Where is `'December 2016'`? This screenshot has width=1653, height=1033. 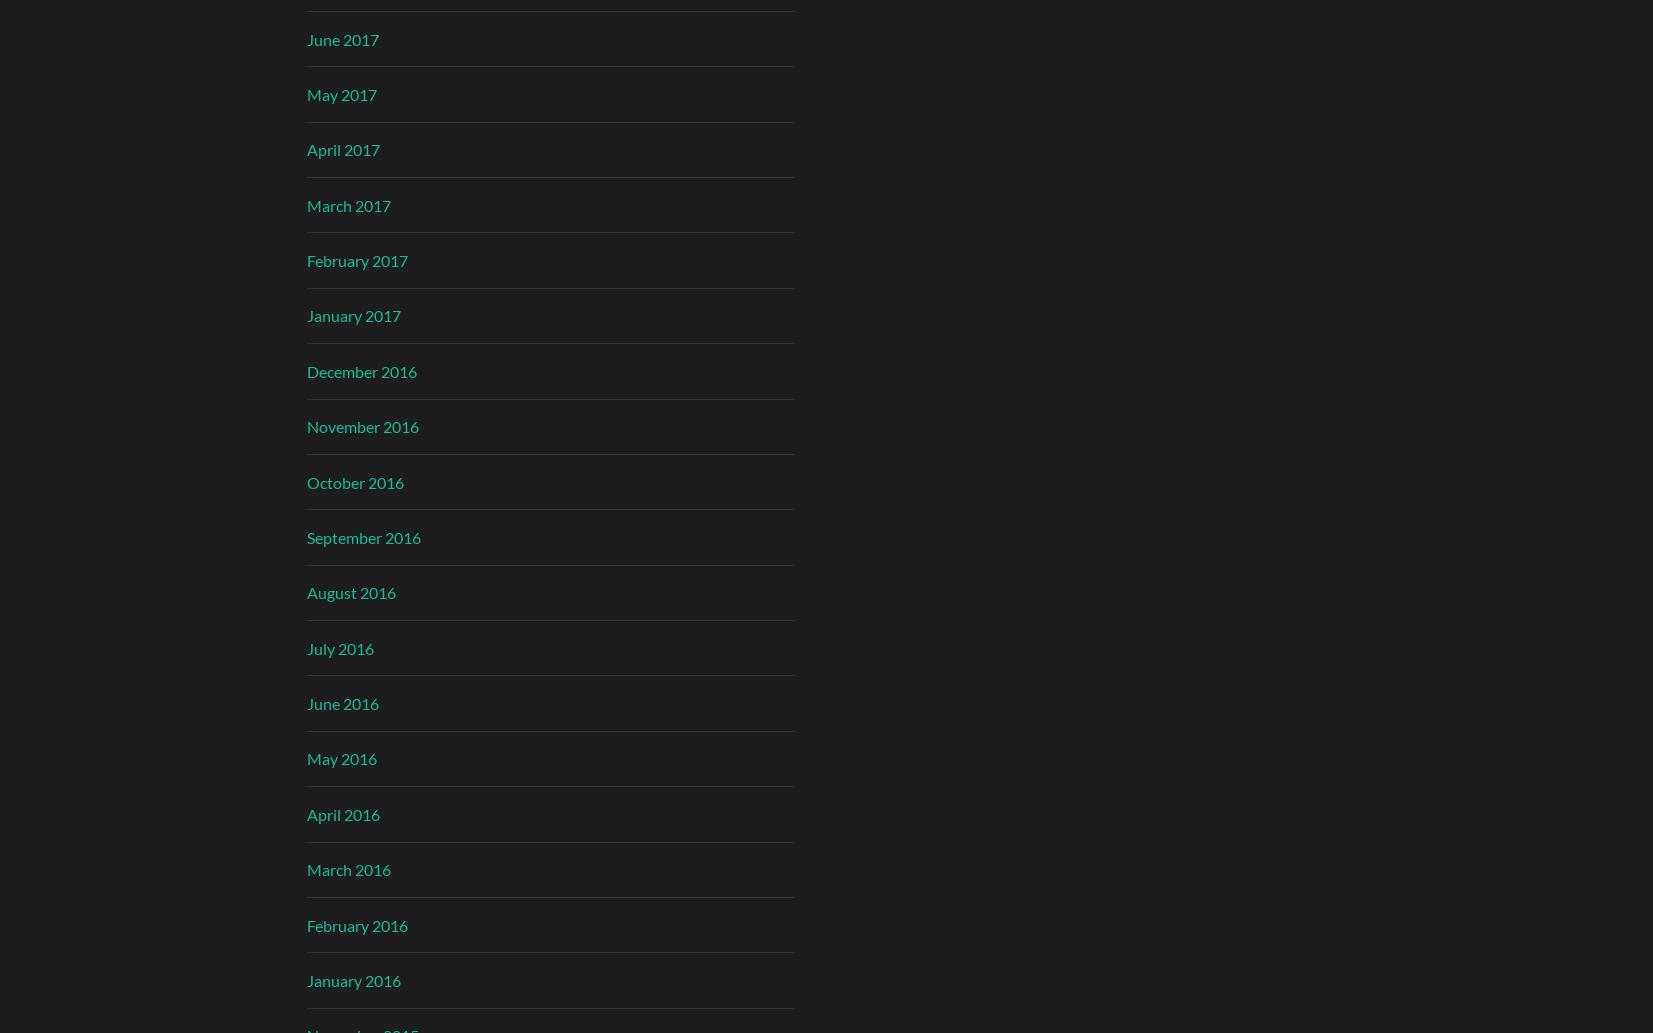
'December 2016' is located at coordinates (304, 370).